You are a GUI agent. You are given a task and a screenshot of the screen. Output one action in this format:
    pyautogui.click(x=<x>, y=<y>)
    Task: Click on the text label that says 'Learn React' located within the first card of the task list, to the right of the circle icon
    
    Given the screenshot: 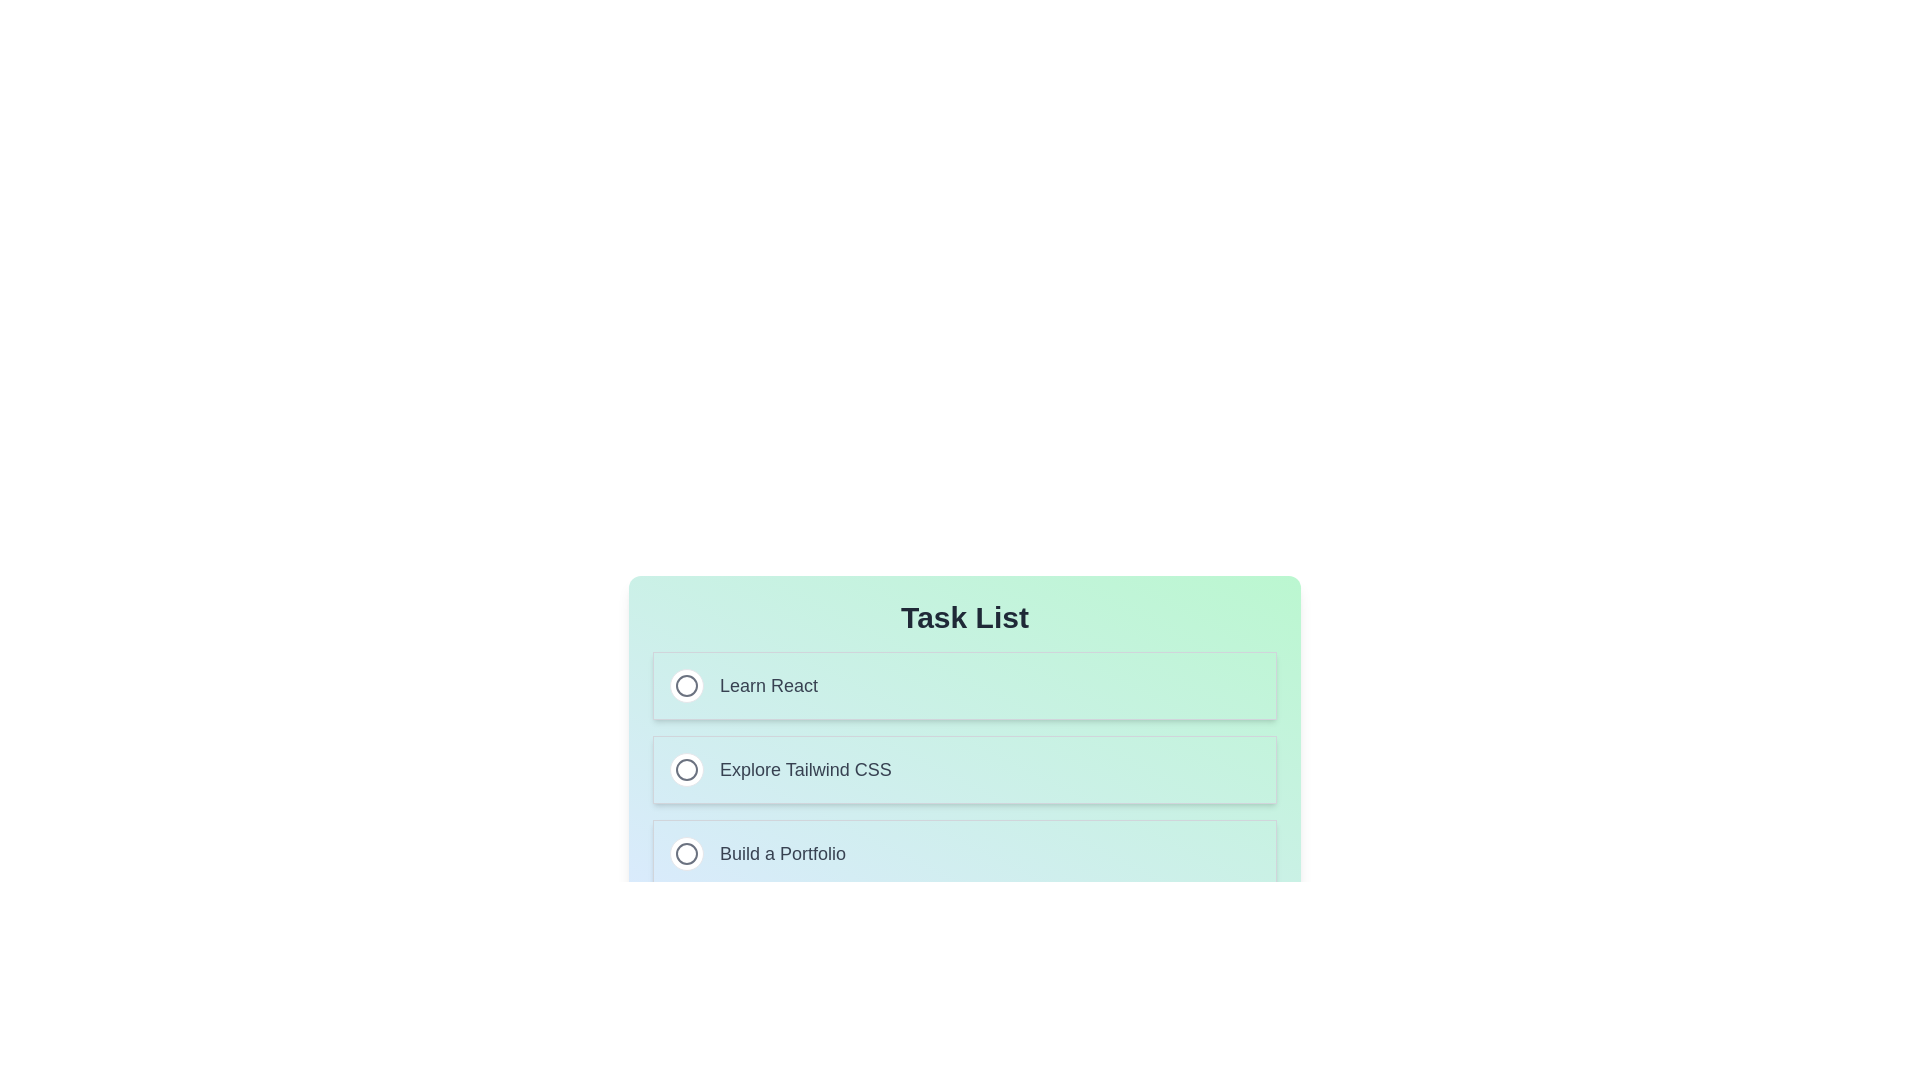 What is the action you would take?
    pyautogui.click(x=767, y=685)
    